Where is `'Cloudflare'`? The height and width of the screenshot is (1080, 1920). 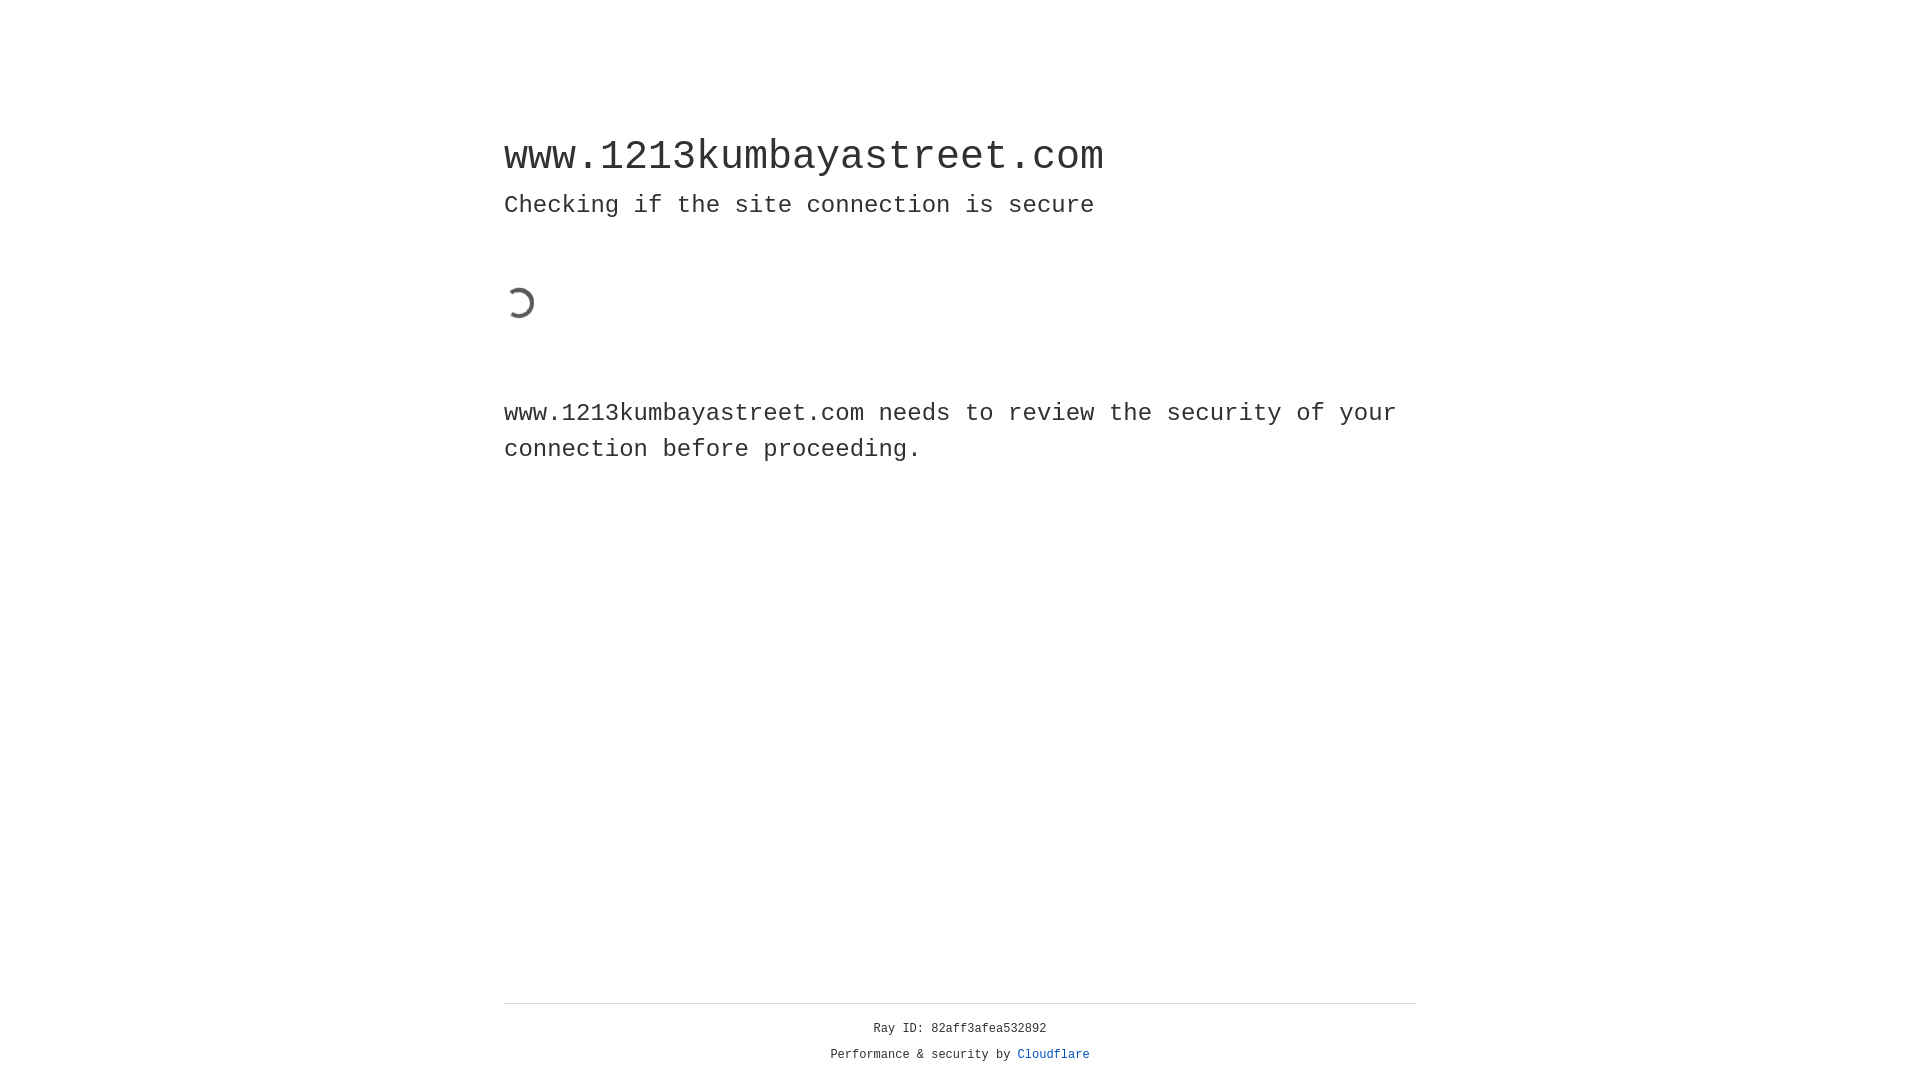
'Cloudflare' is located at coordinates (1053, 1054).